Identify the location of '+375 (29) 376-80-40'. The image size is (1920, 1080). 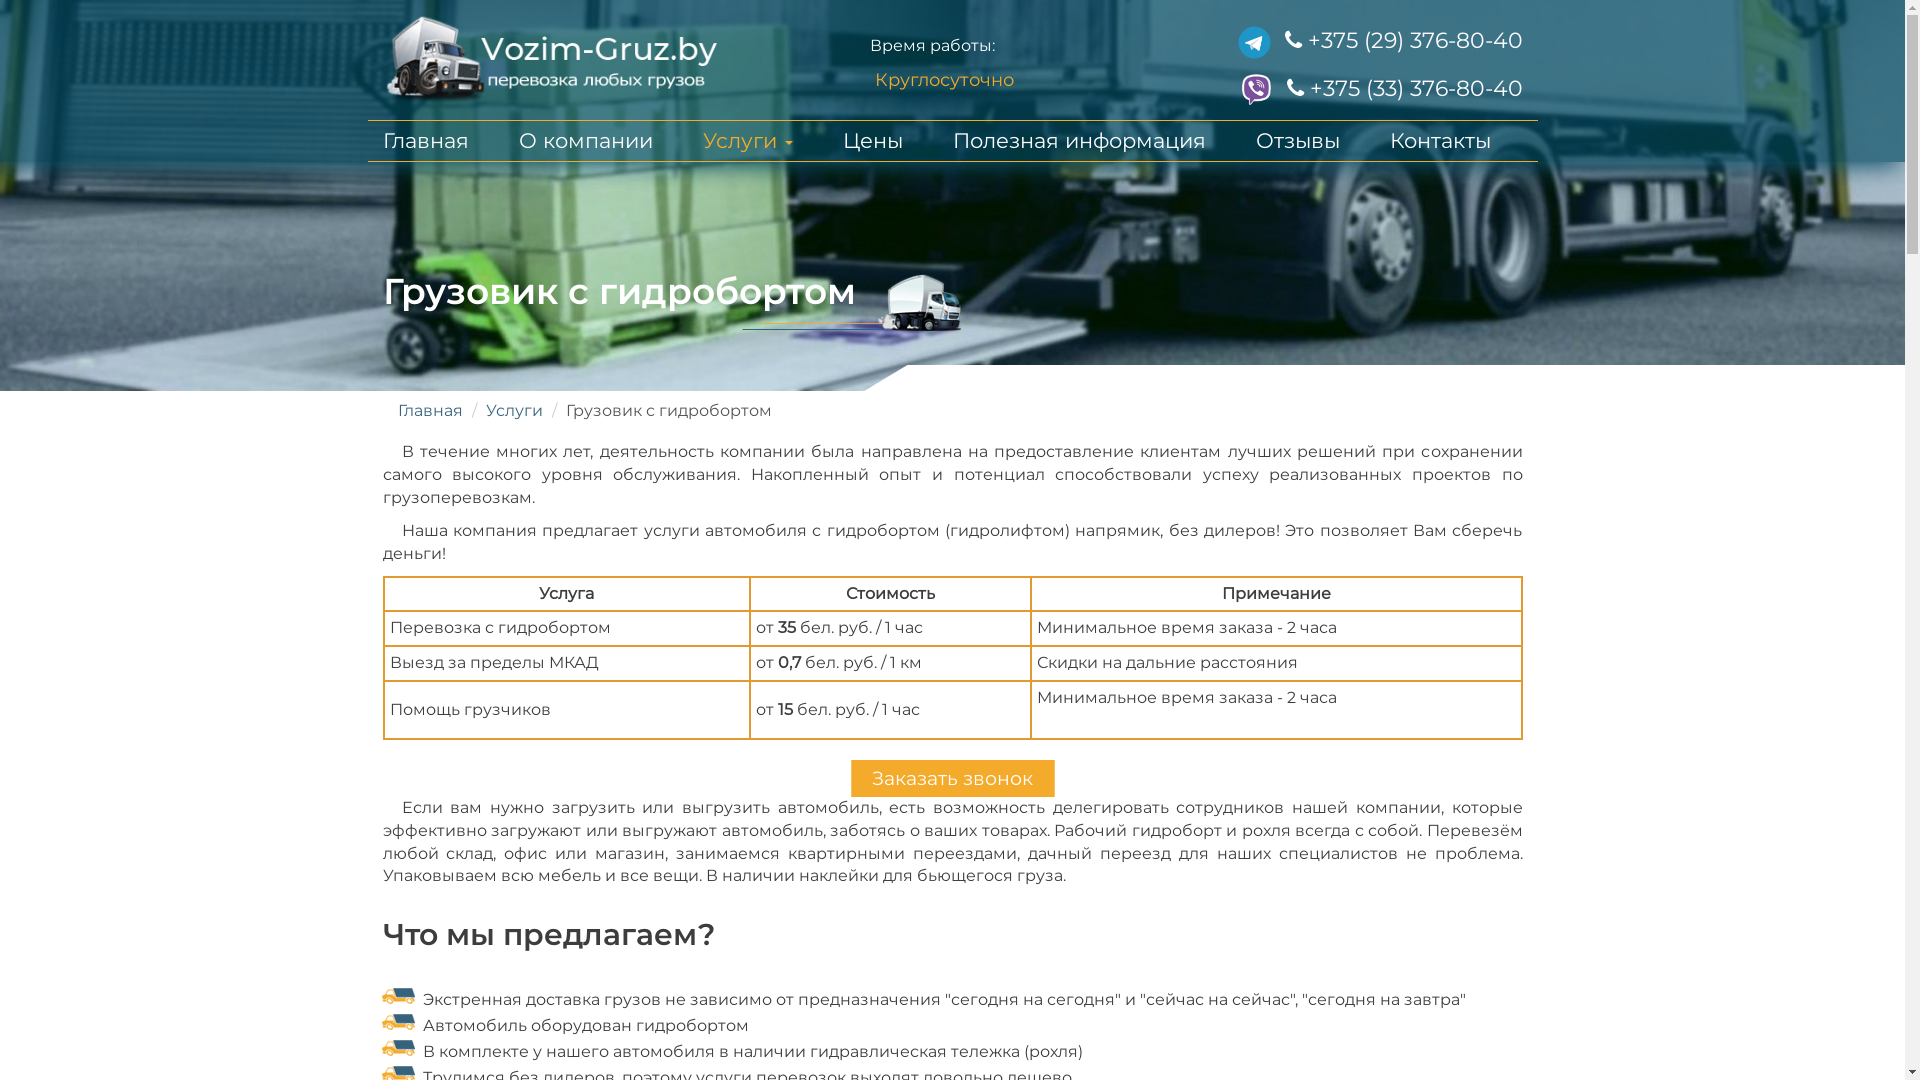
(1401, 40).